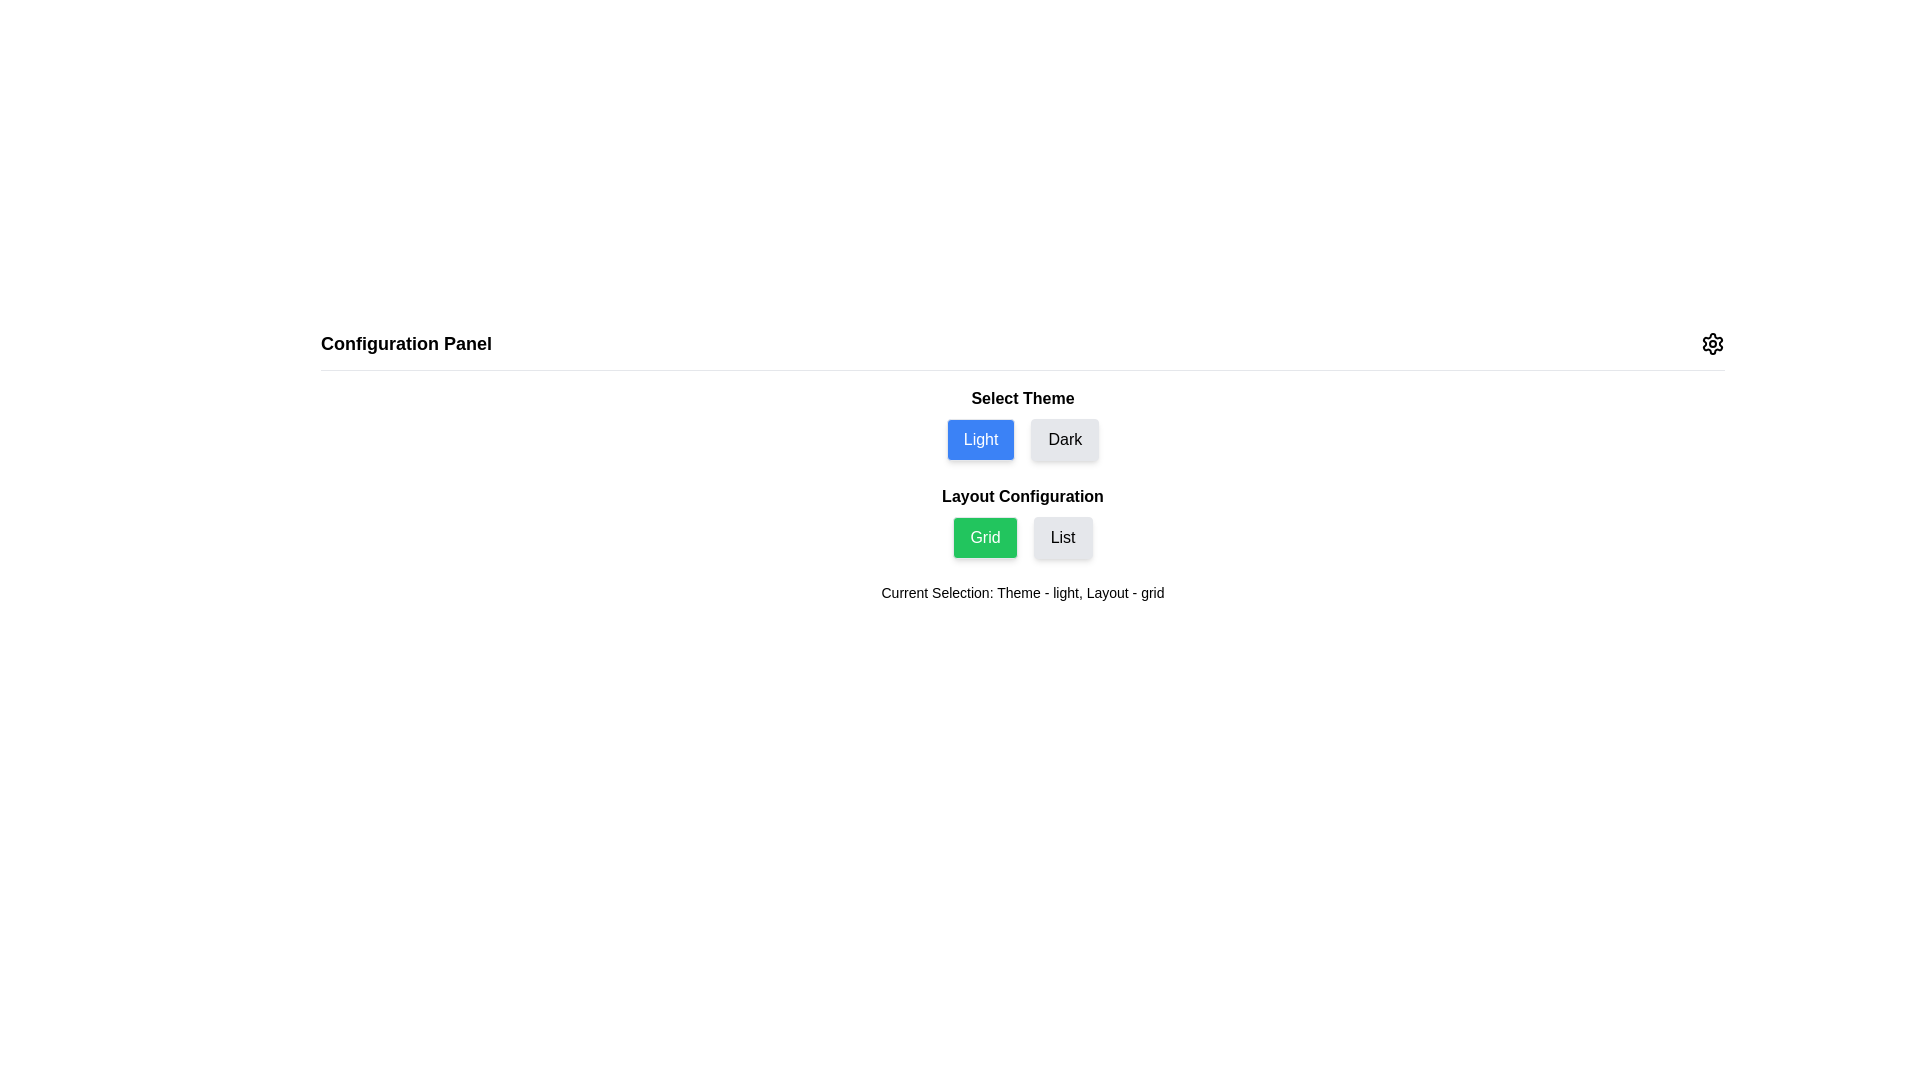 This screenshot has height=1080, width=1920. What do you see at coordinates (1022, 496) in the screenshot?
I see `the label that indicates the purpose of the following section, located between the 'Select Theme' section and the 'Grid' and 'List' buttons` at bounding box center [1022, 496].